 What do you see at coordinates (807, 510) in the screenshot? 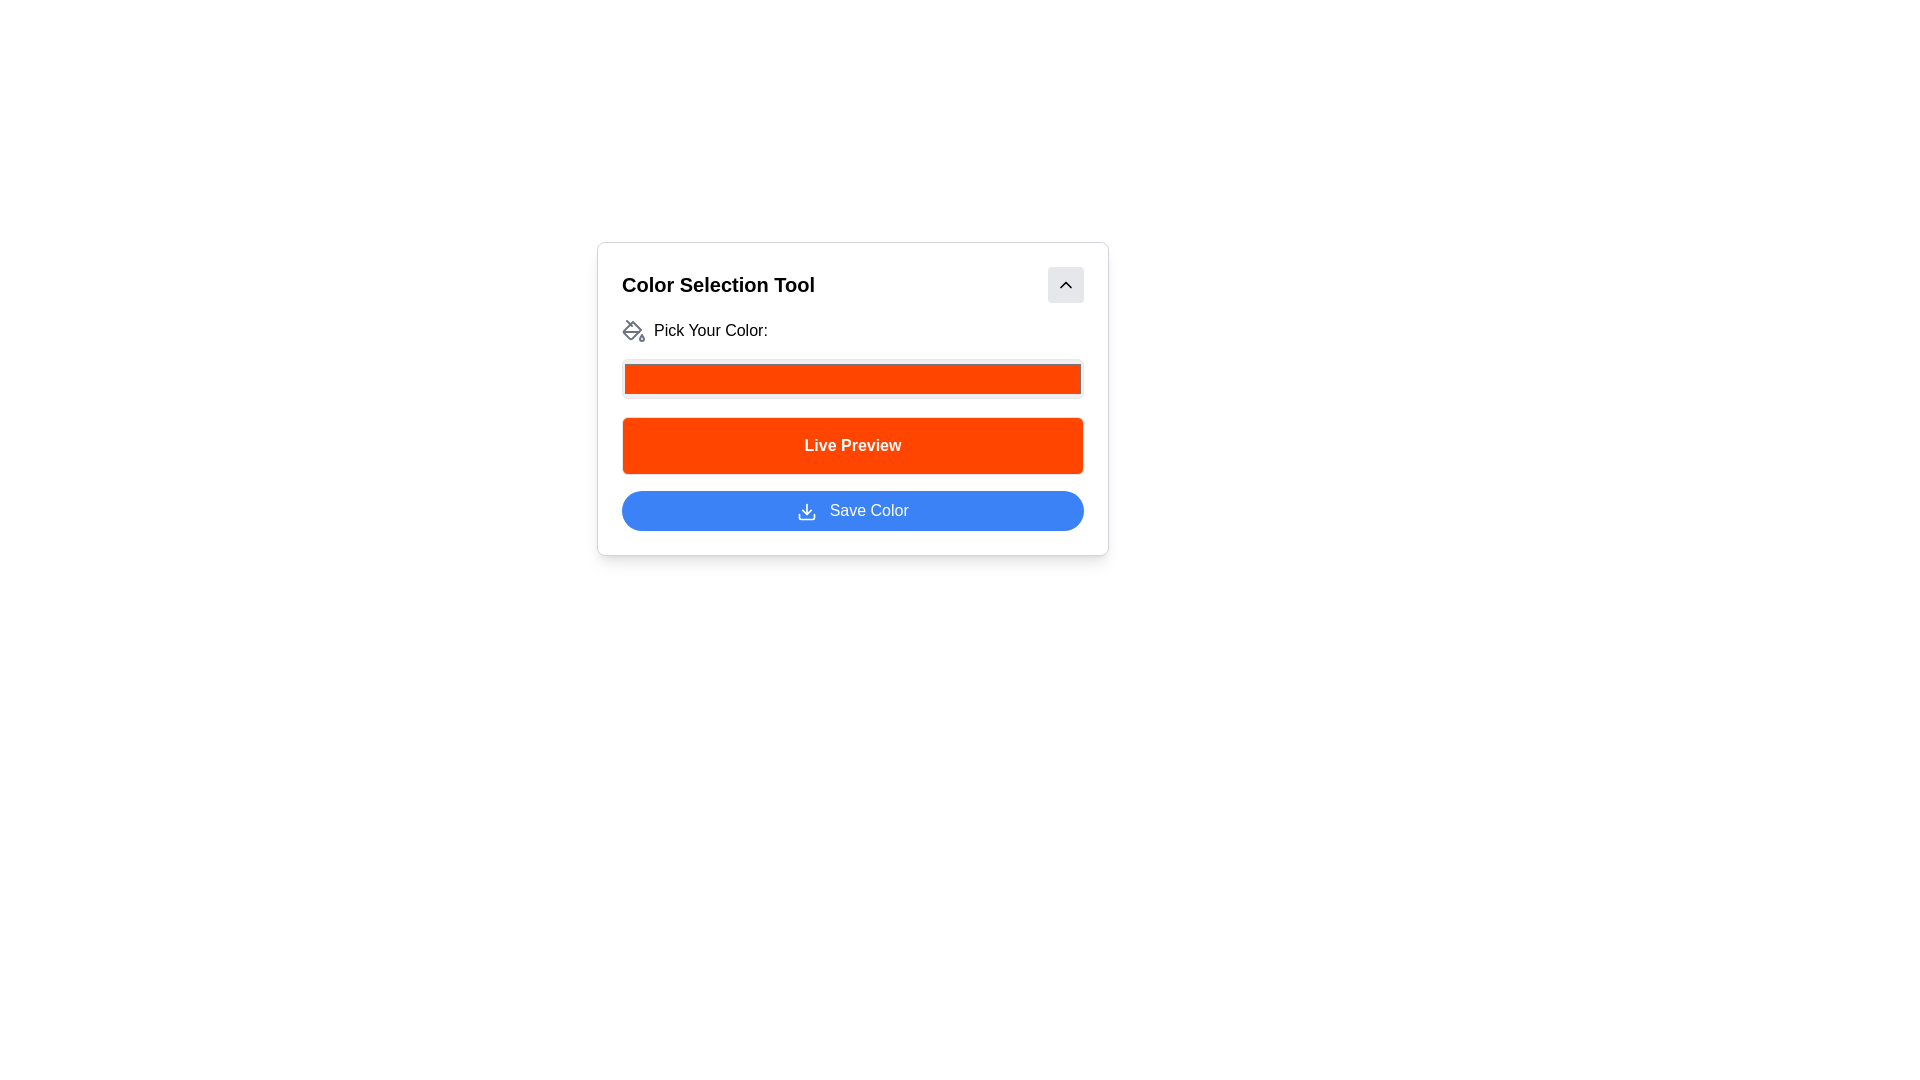
I see `the 'Save Color' icon, which is the download icon located on the left side of the 'Save Color' button at the bottom of the card` at bounding box center [807, 510].